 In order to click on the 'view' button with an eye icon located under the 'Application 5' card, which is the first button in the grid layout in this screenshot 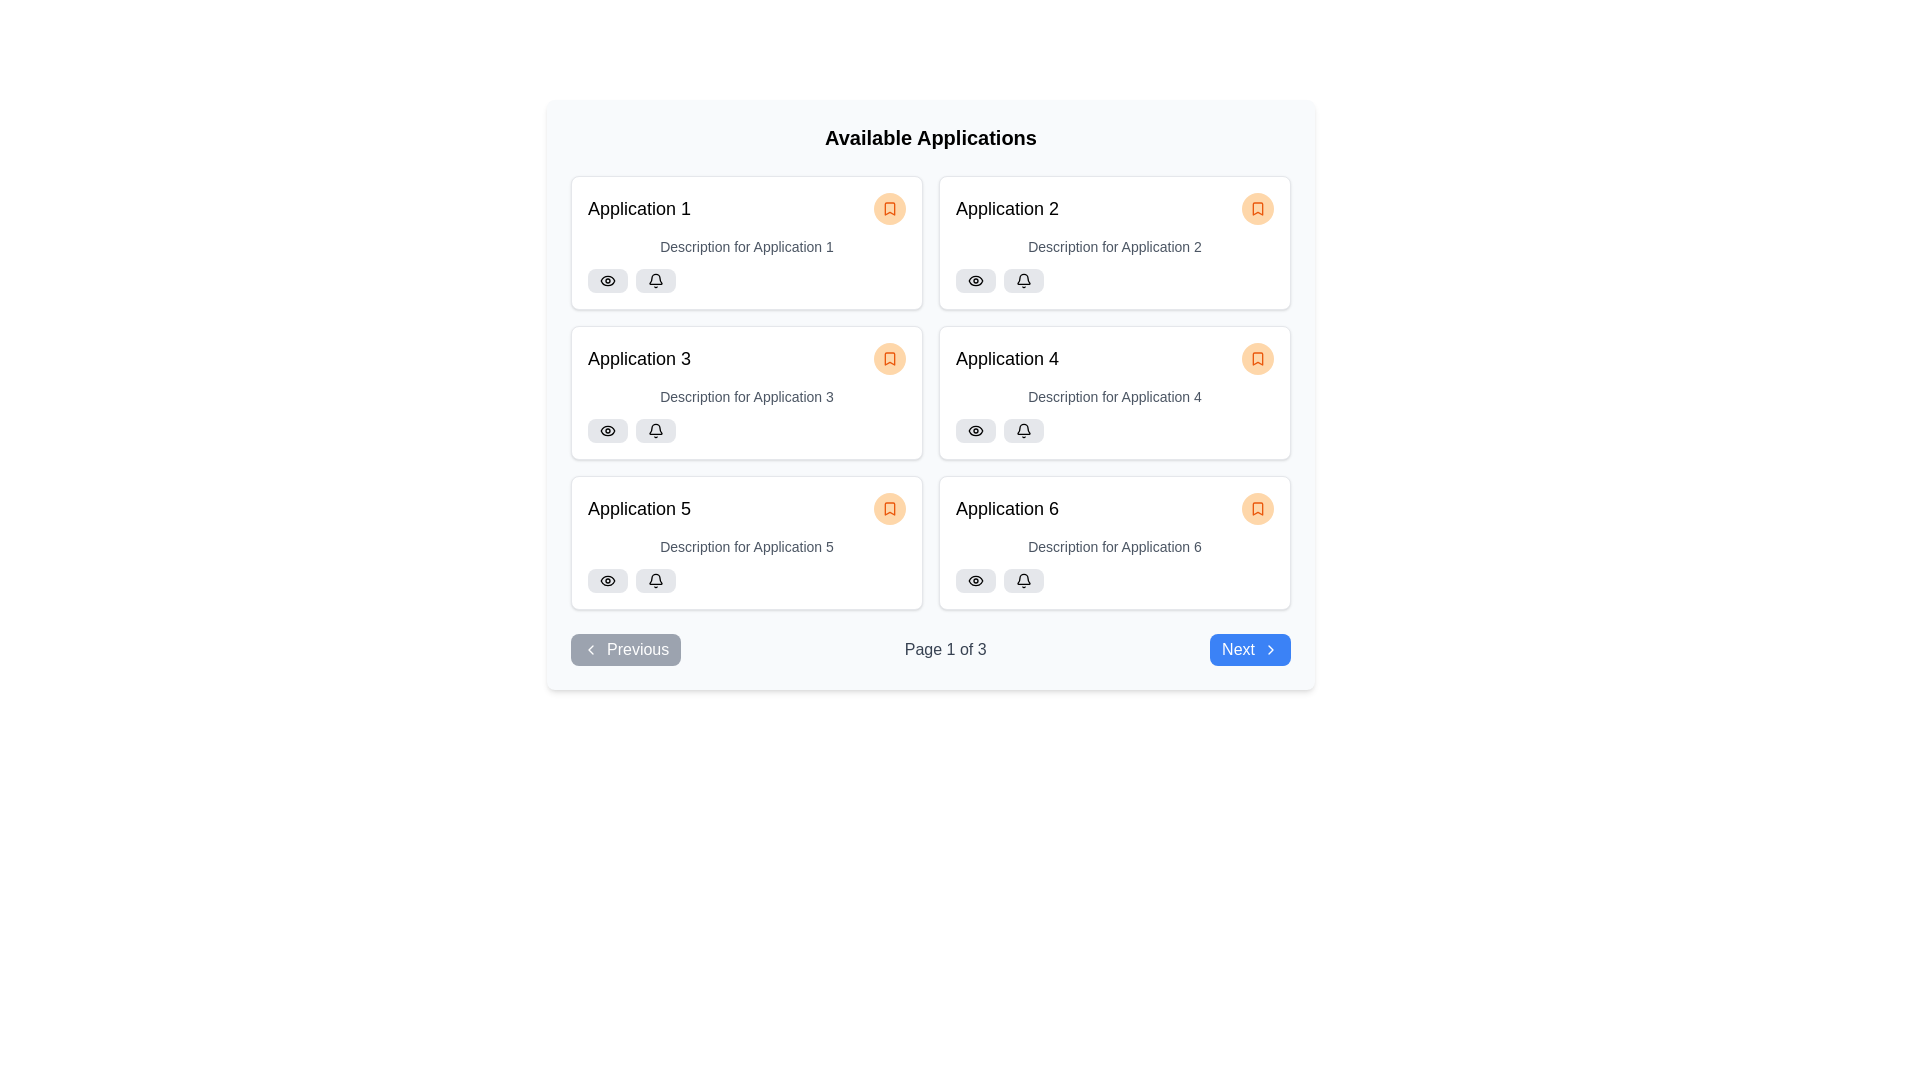, I will do `click(607, 581)`.